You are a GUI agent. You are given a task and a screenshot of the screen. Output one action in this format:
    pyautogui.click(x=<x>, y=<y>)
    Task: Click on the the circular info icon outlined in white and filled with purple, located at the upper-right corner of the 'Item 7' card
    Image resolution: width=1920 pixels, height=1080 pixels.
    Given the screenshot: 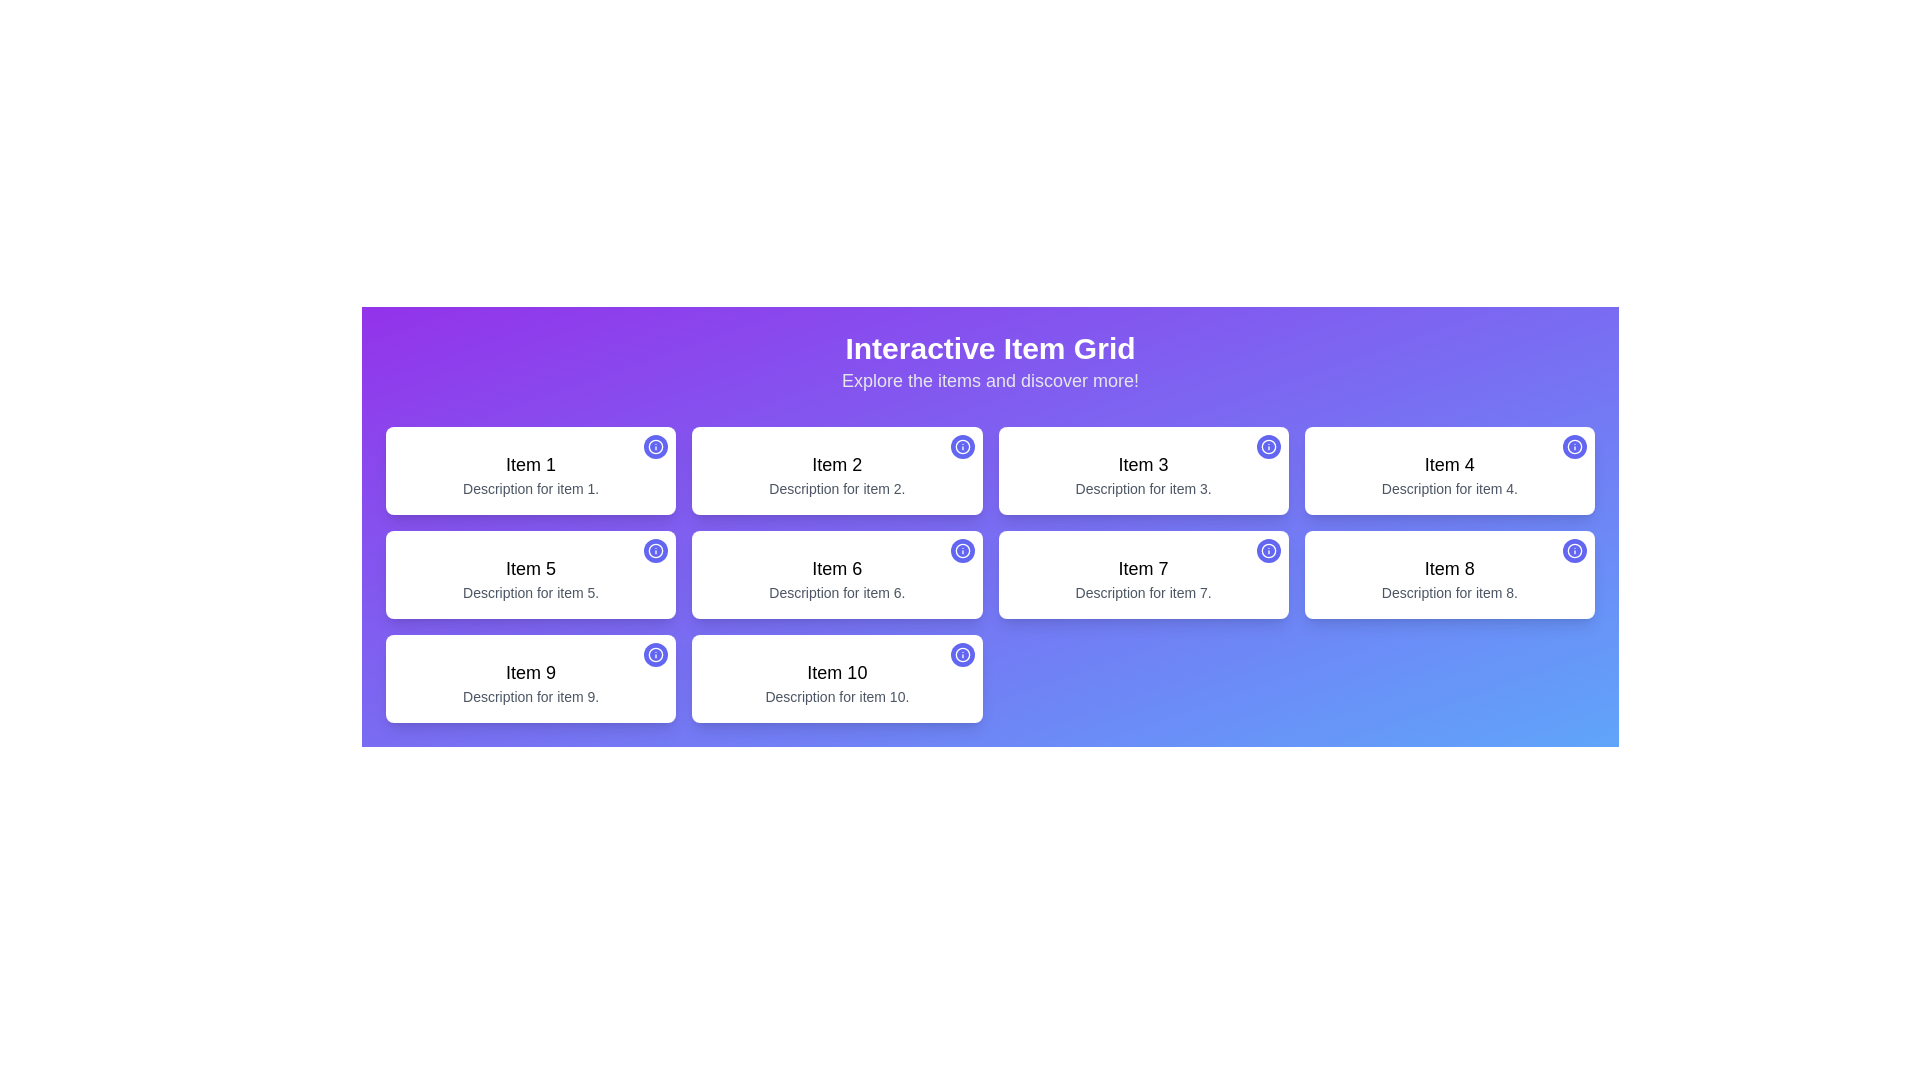 What is the action you would take?
    pyautogui.click(x=1267, y=551)
    